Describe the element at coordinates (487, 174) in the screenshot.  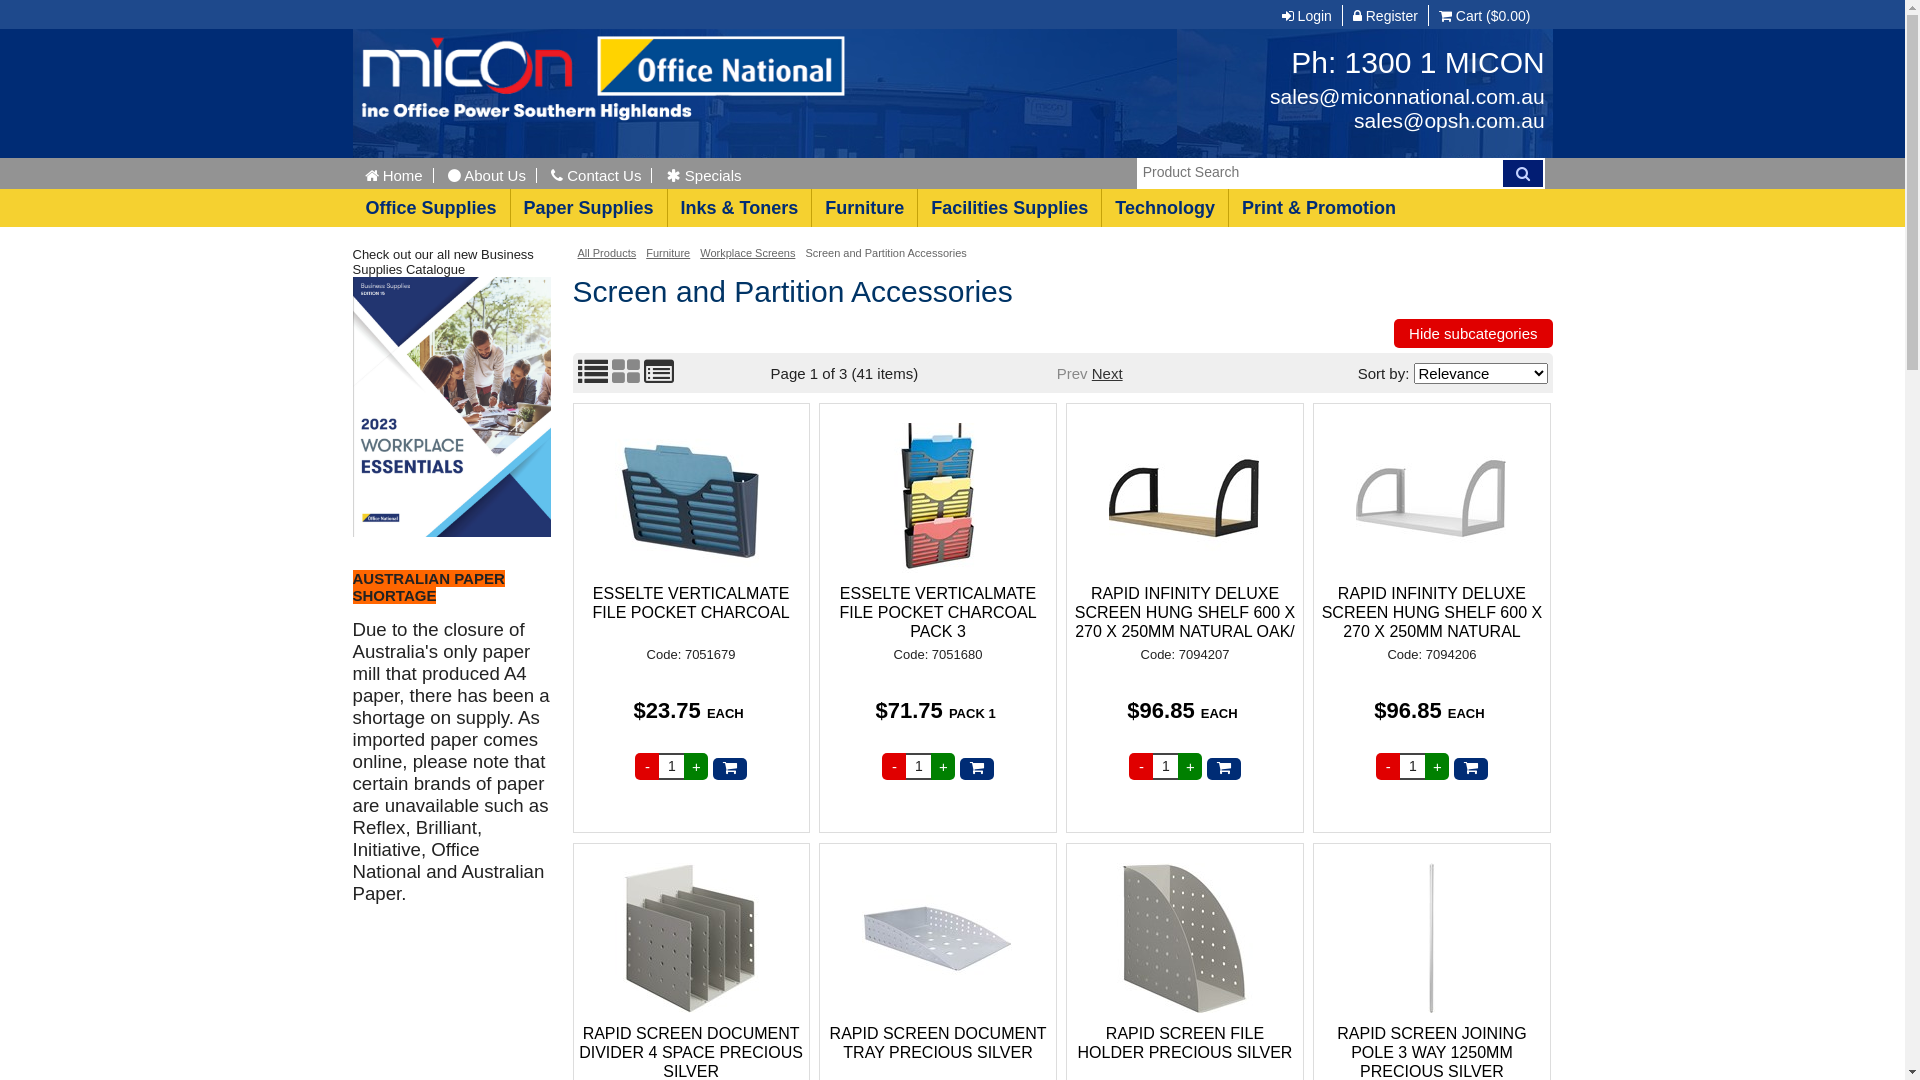
I see `'About Us'` at that location.